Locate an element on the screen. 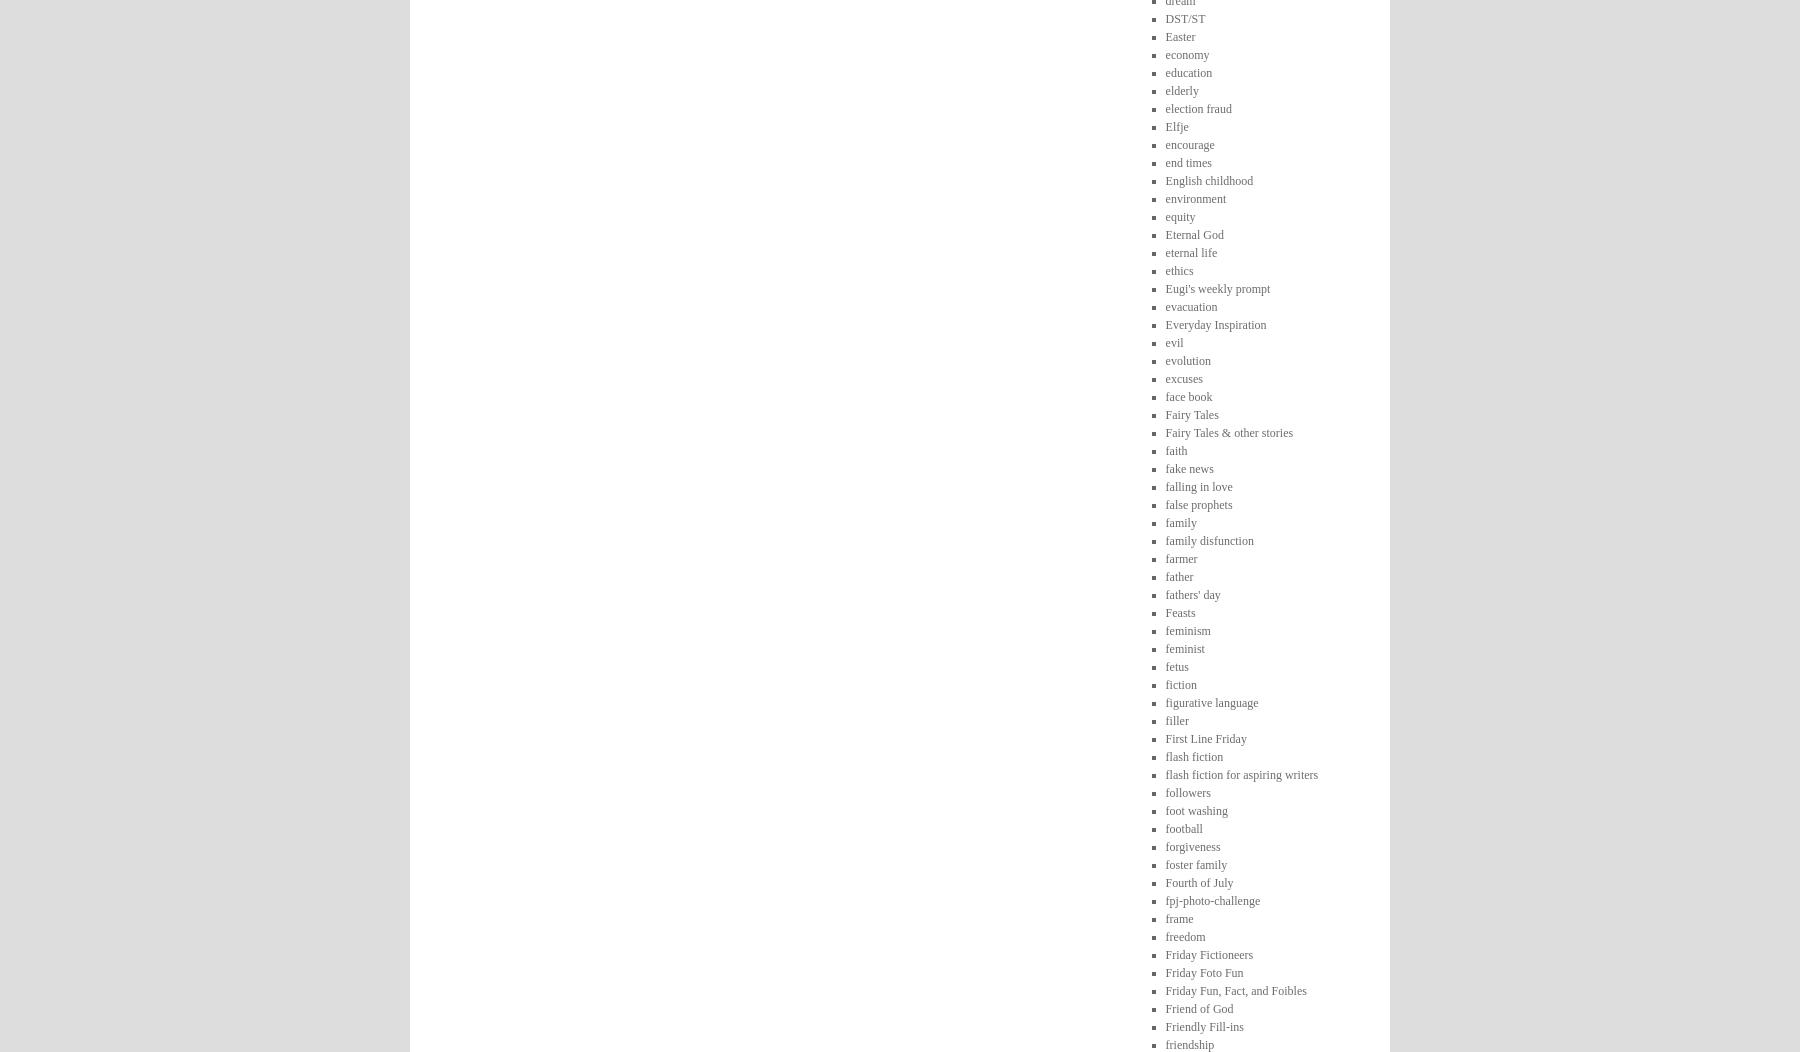  'English childhood' is located at coordinates (1208, 179).